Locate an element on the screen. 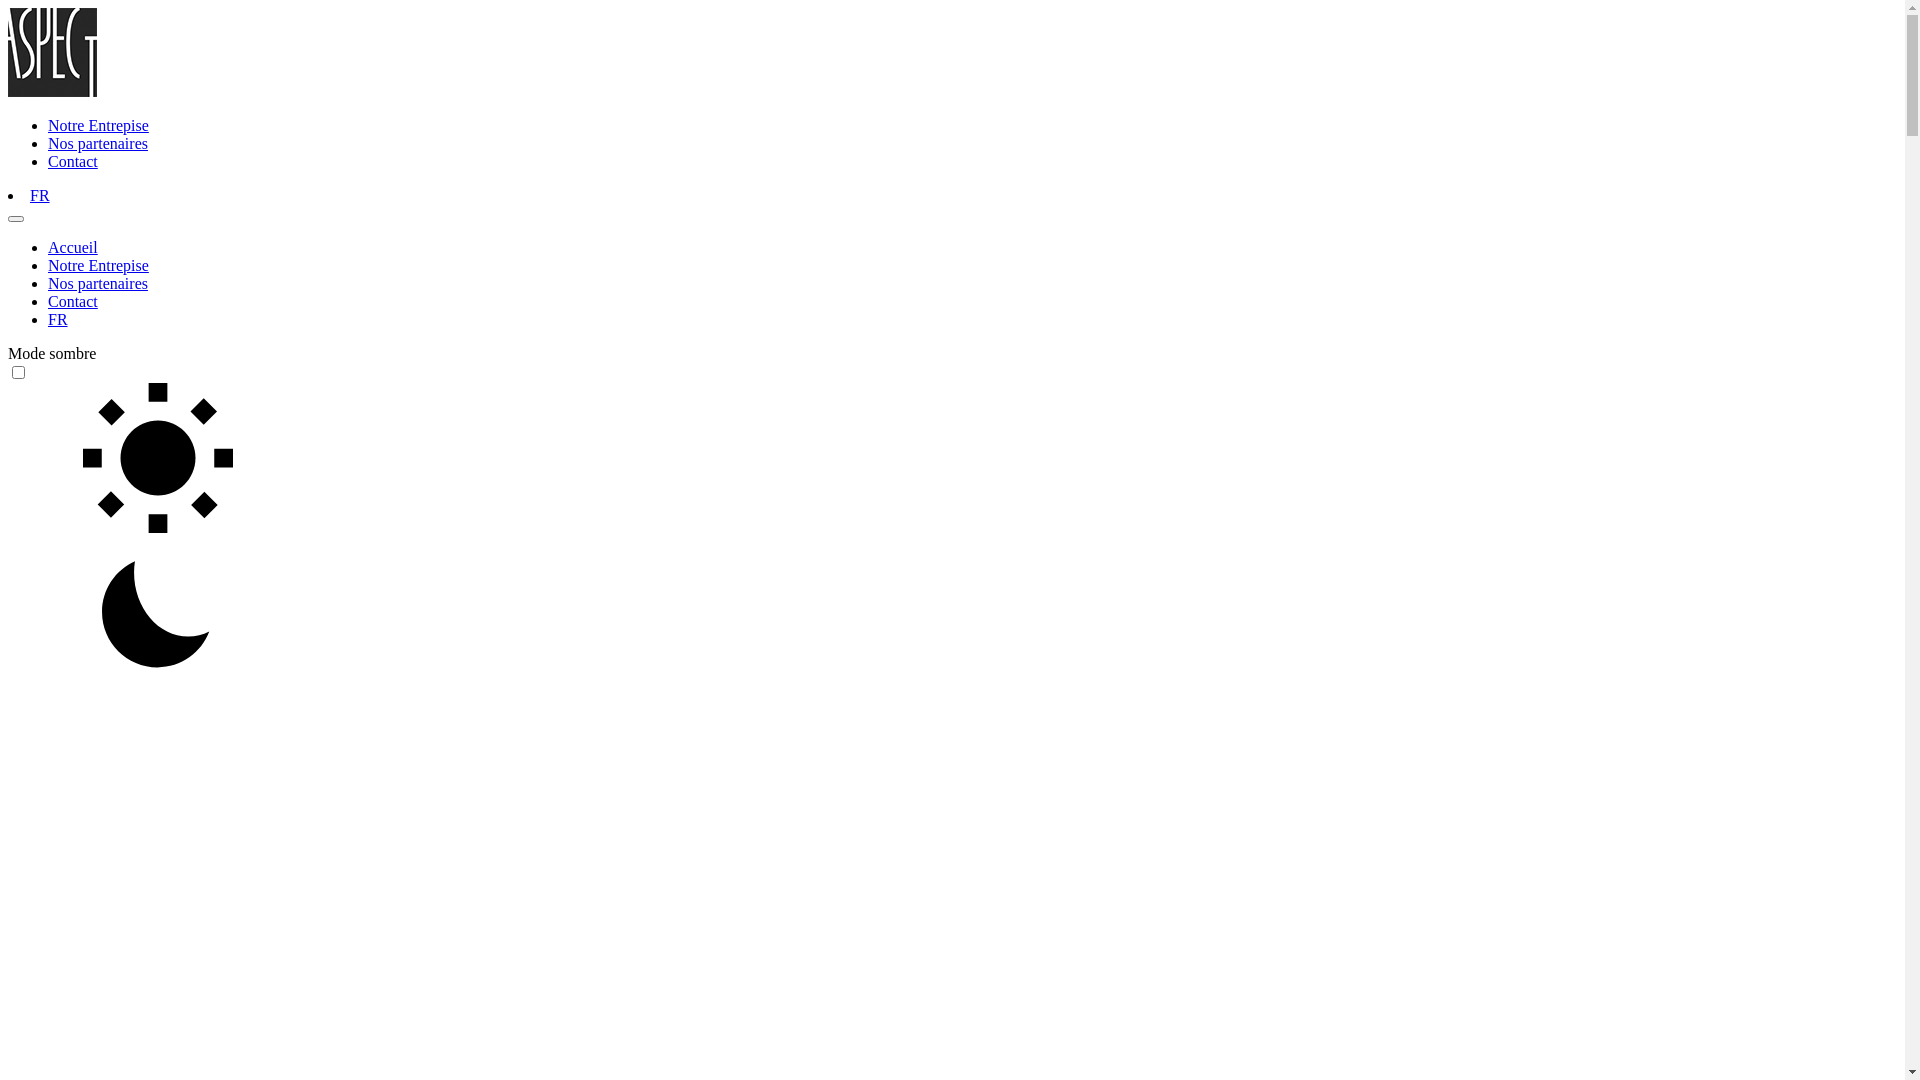 The width and height of the screenshot is (1920, 1080). 'Accueil' is located at coordinates (48, 246).